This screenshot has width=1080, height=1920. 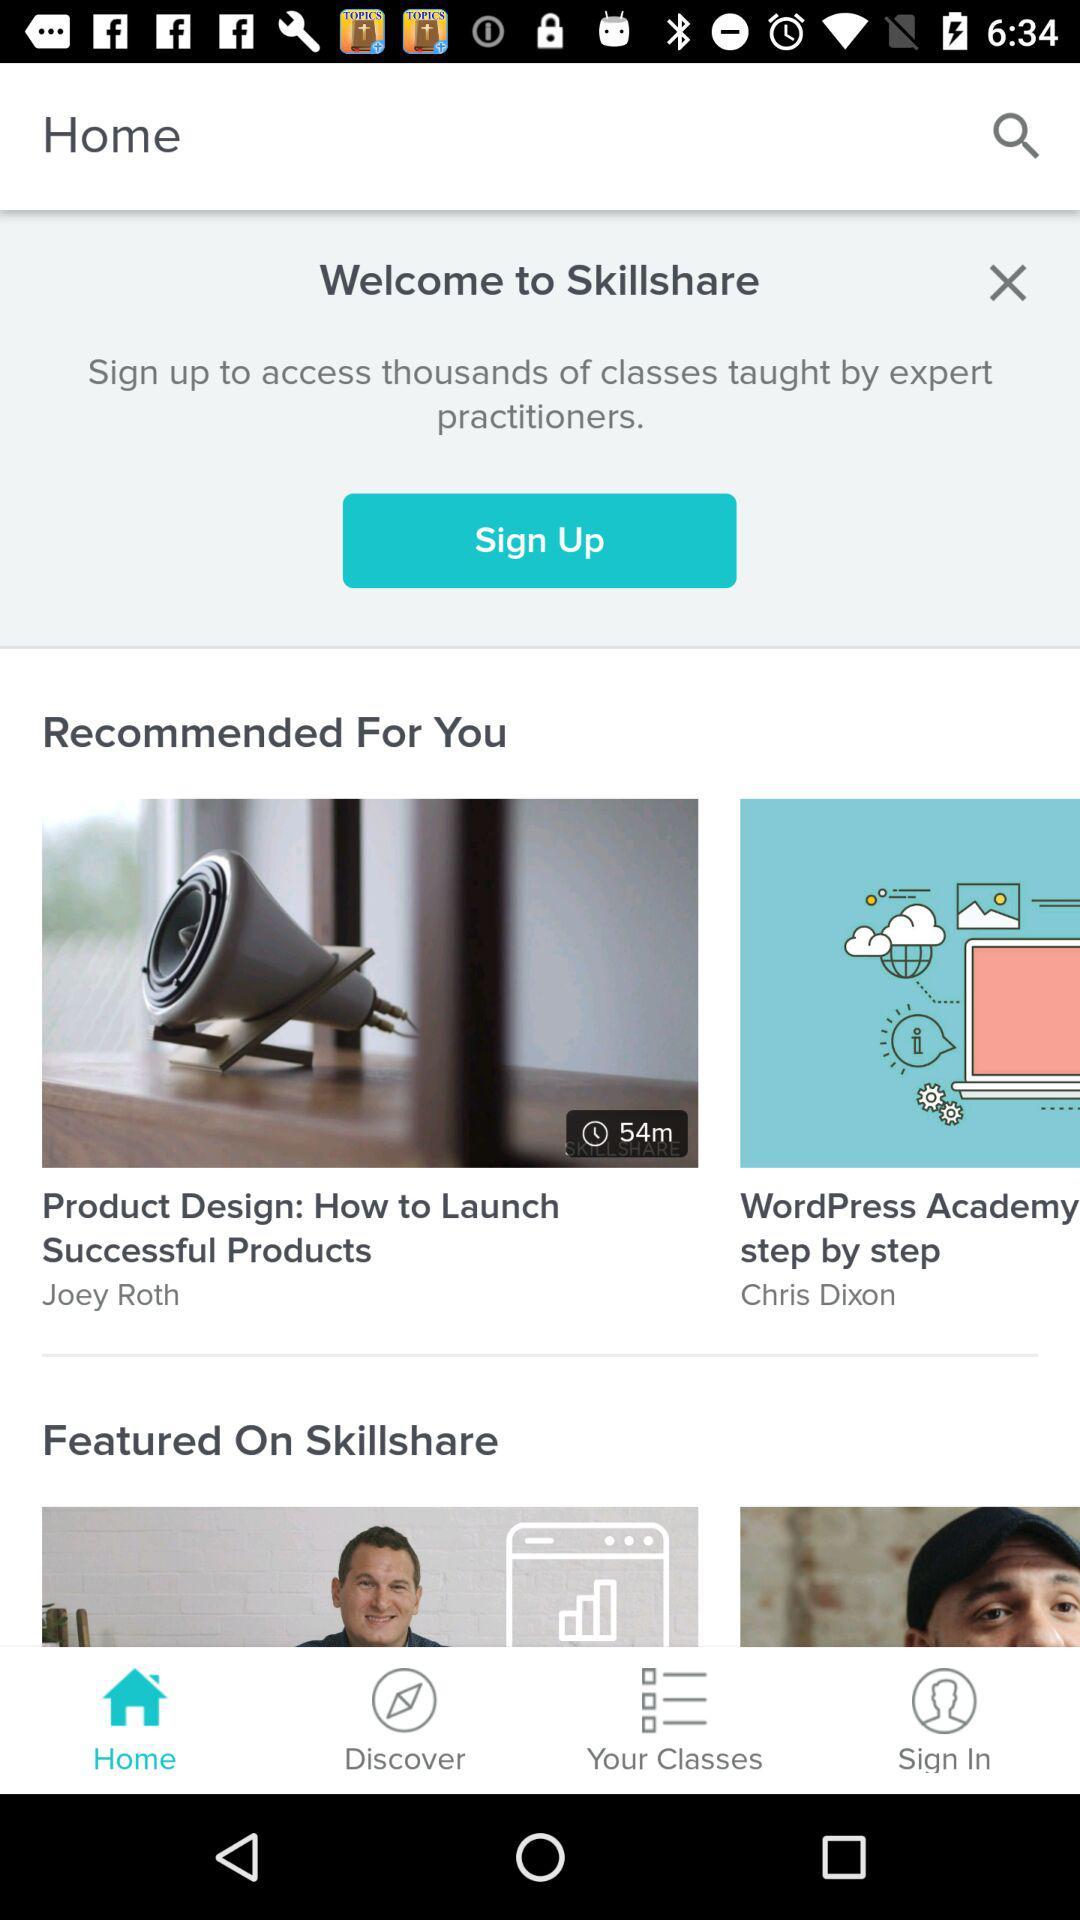 I want to click on exit notification, so click(x=1007, y=281).